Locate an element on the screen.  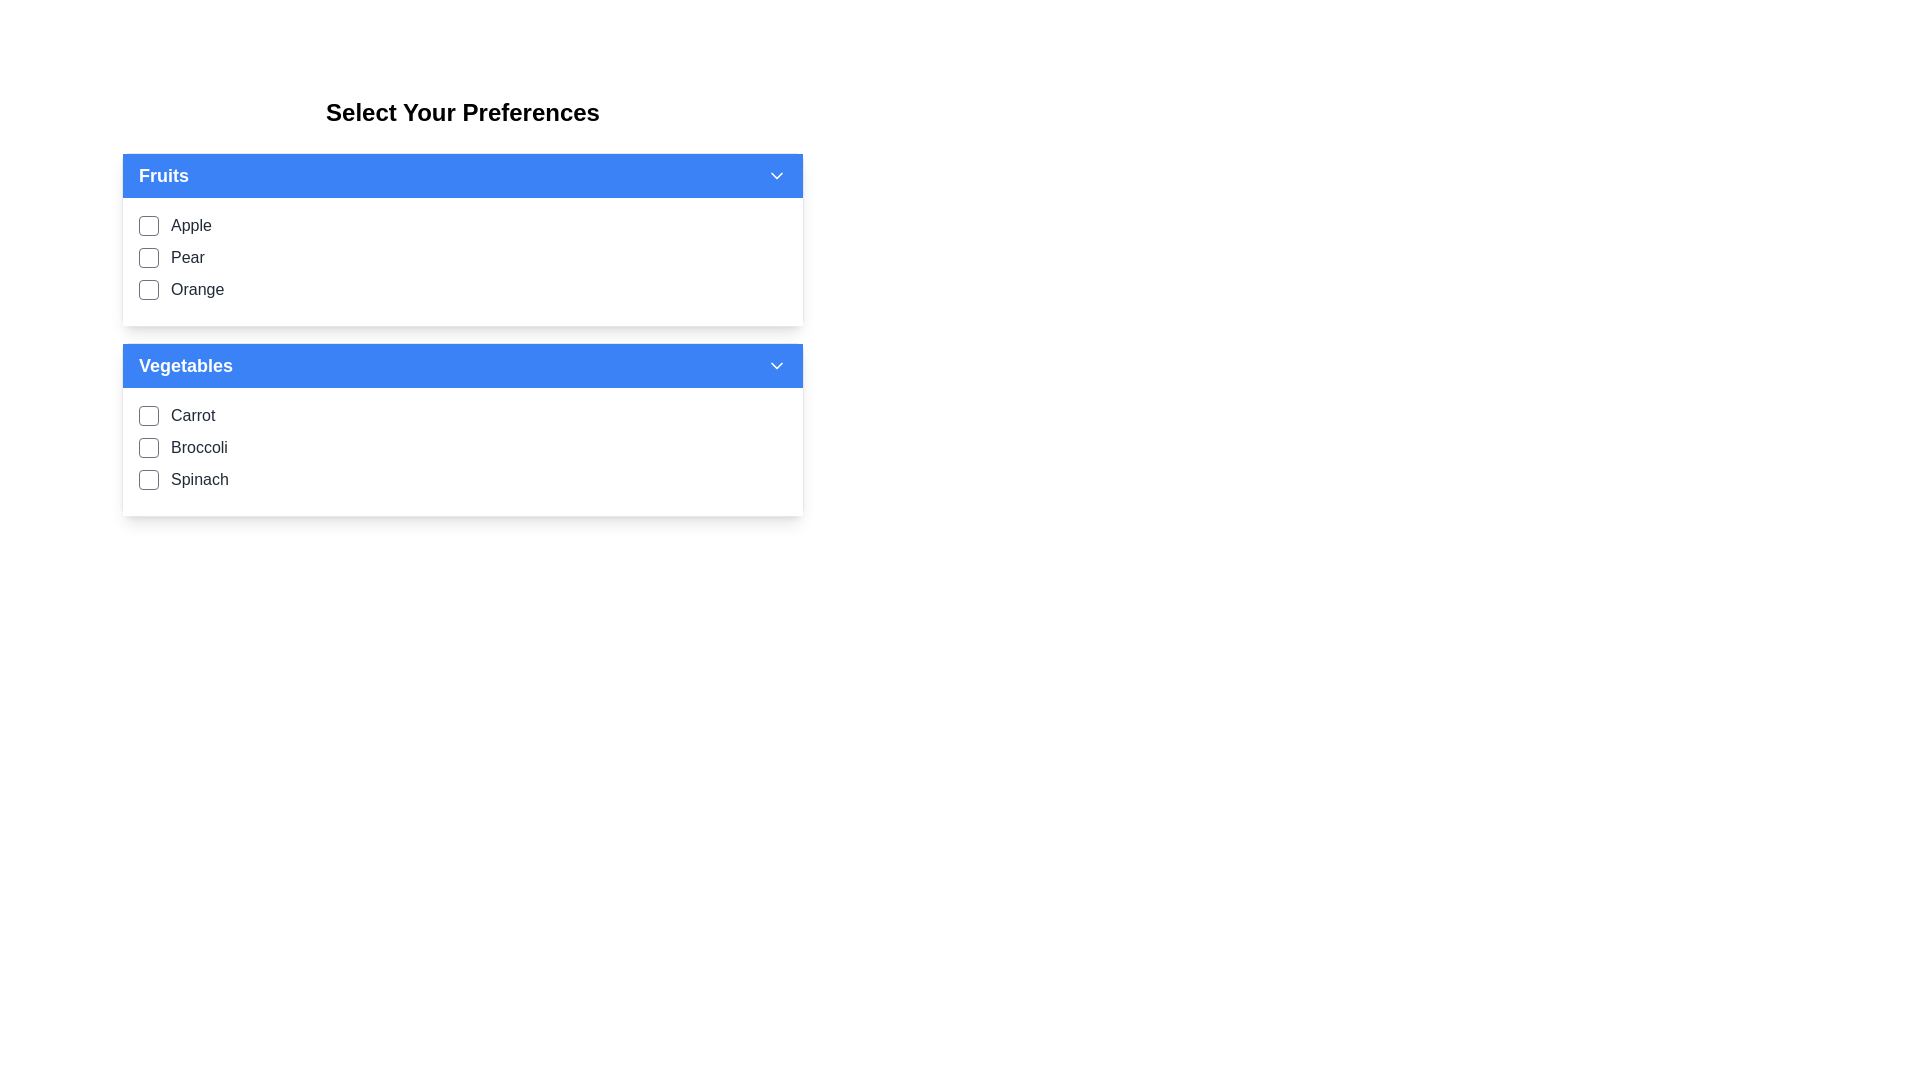
the downward-pointing chevron icon at the right end of the blue bar labeled 'Fruits' is located at coordinates (776, 175).